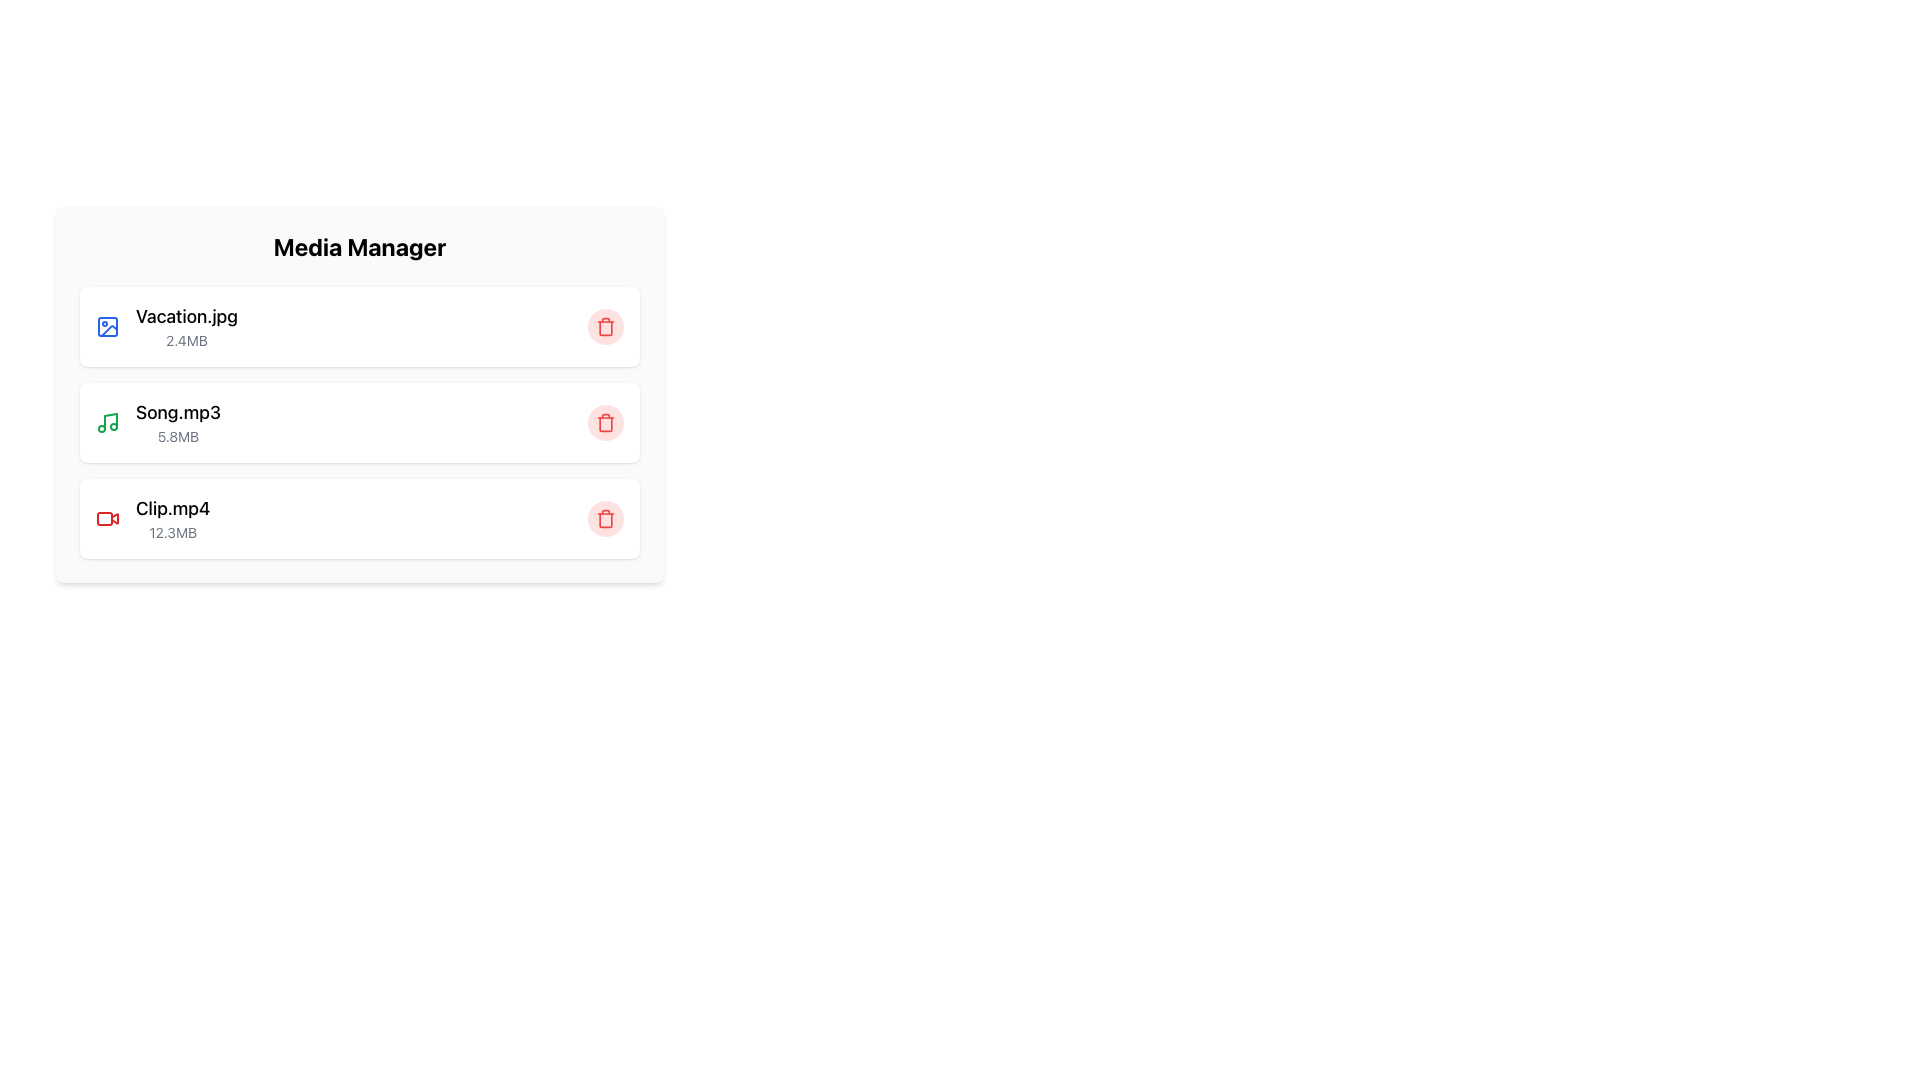 The height and width of the screenshot is (1080, 1920). What do you see at coordinates (360, 326) in the screenshot?
I see `the first item in the Media Manager file list, which represents 'Vacation.jpg' and highlights the row` at bounding box center [360, 326].